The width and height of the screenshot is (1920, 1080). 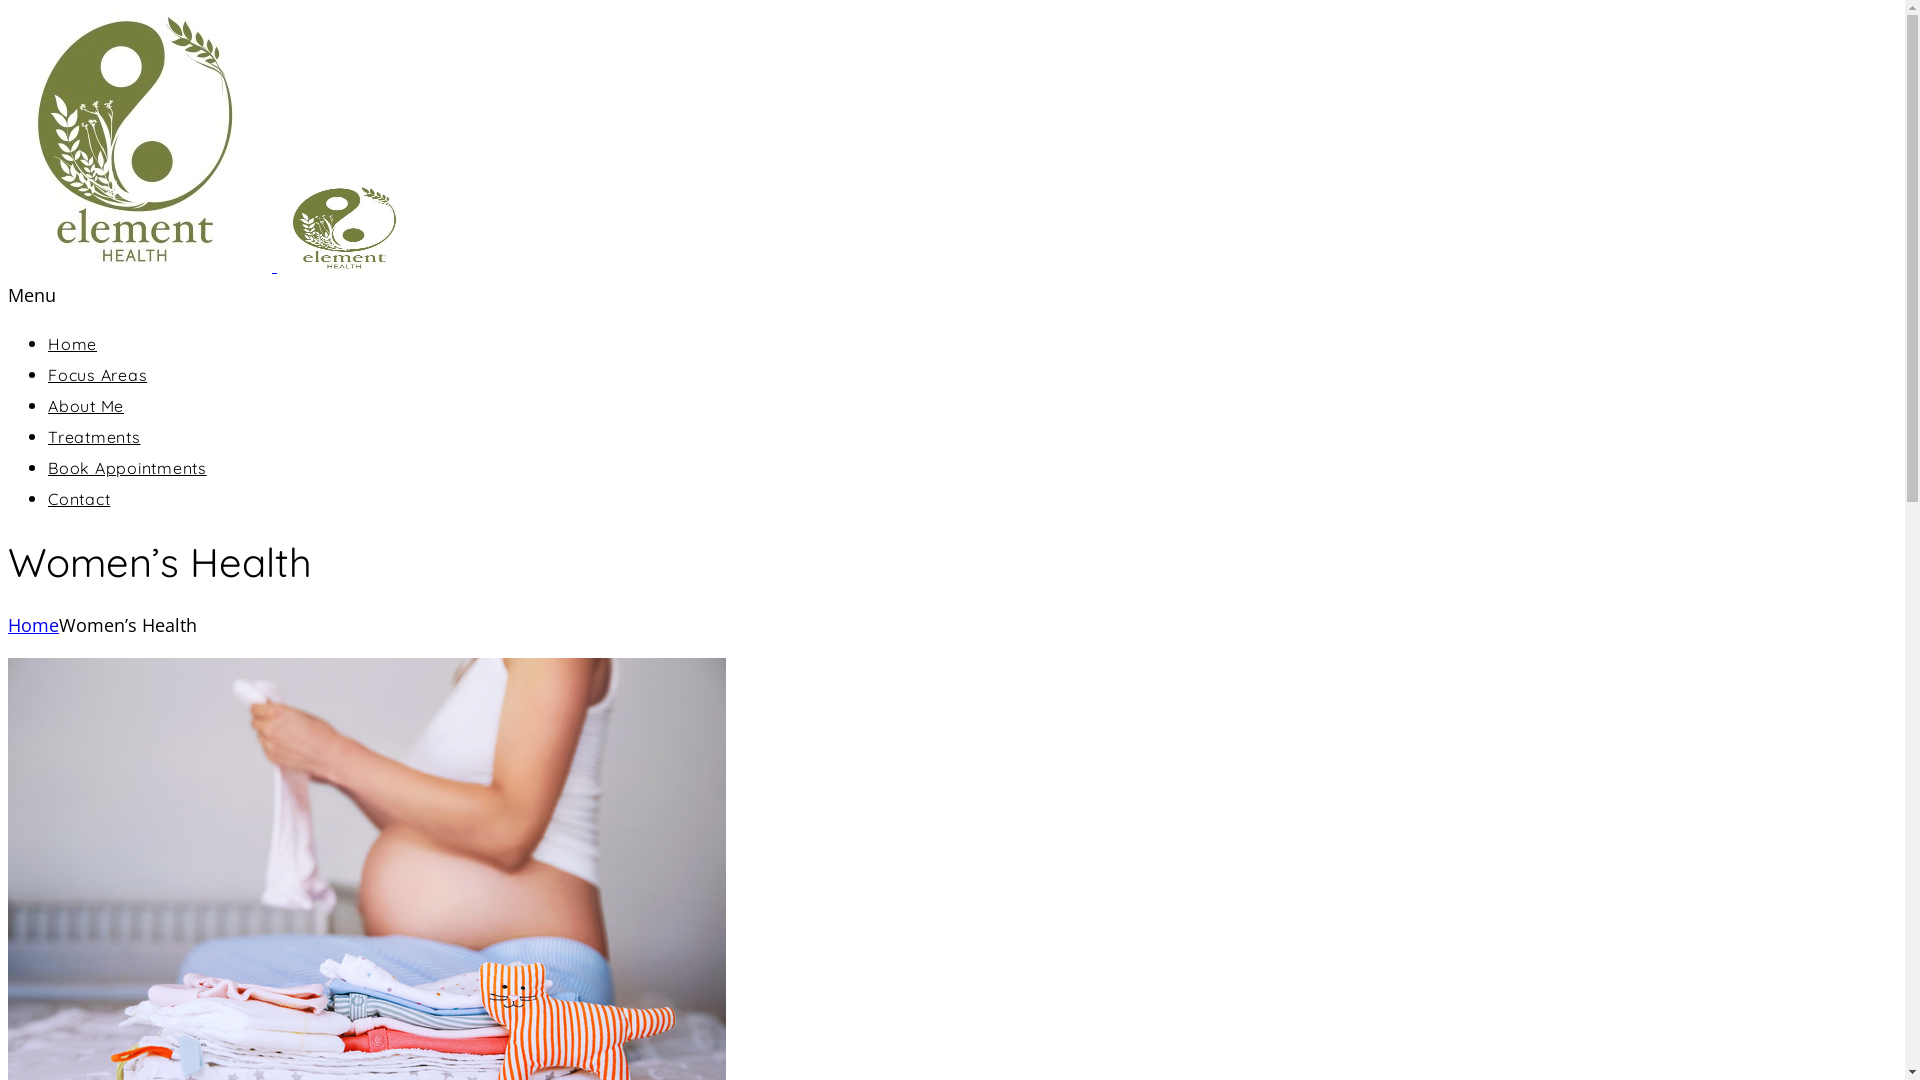 What do you see at coordinates (78, 497) in the screenshot?
I see `'Contact'` at bounding box center [78, 497].